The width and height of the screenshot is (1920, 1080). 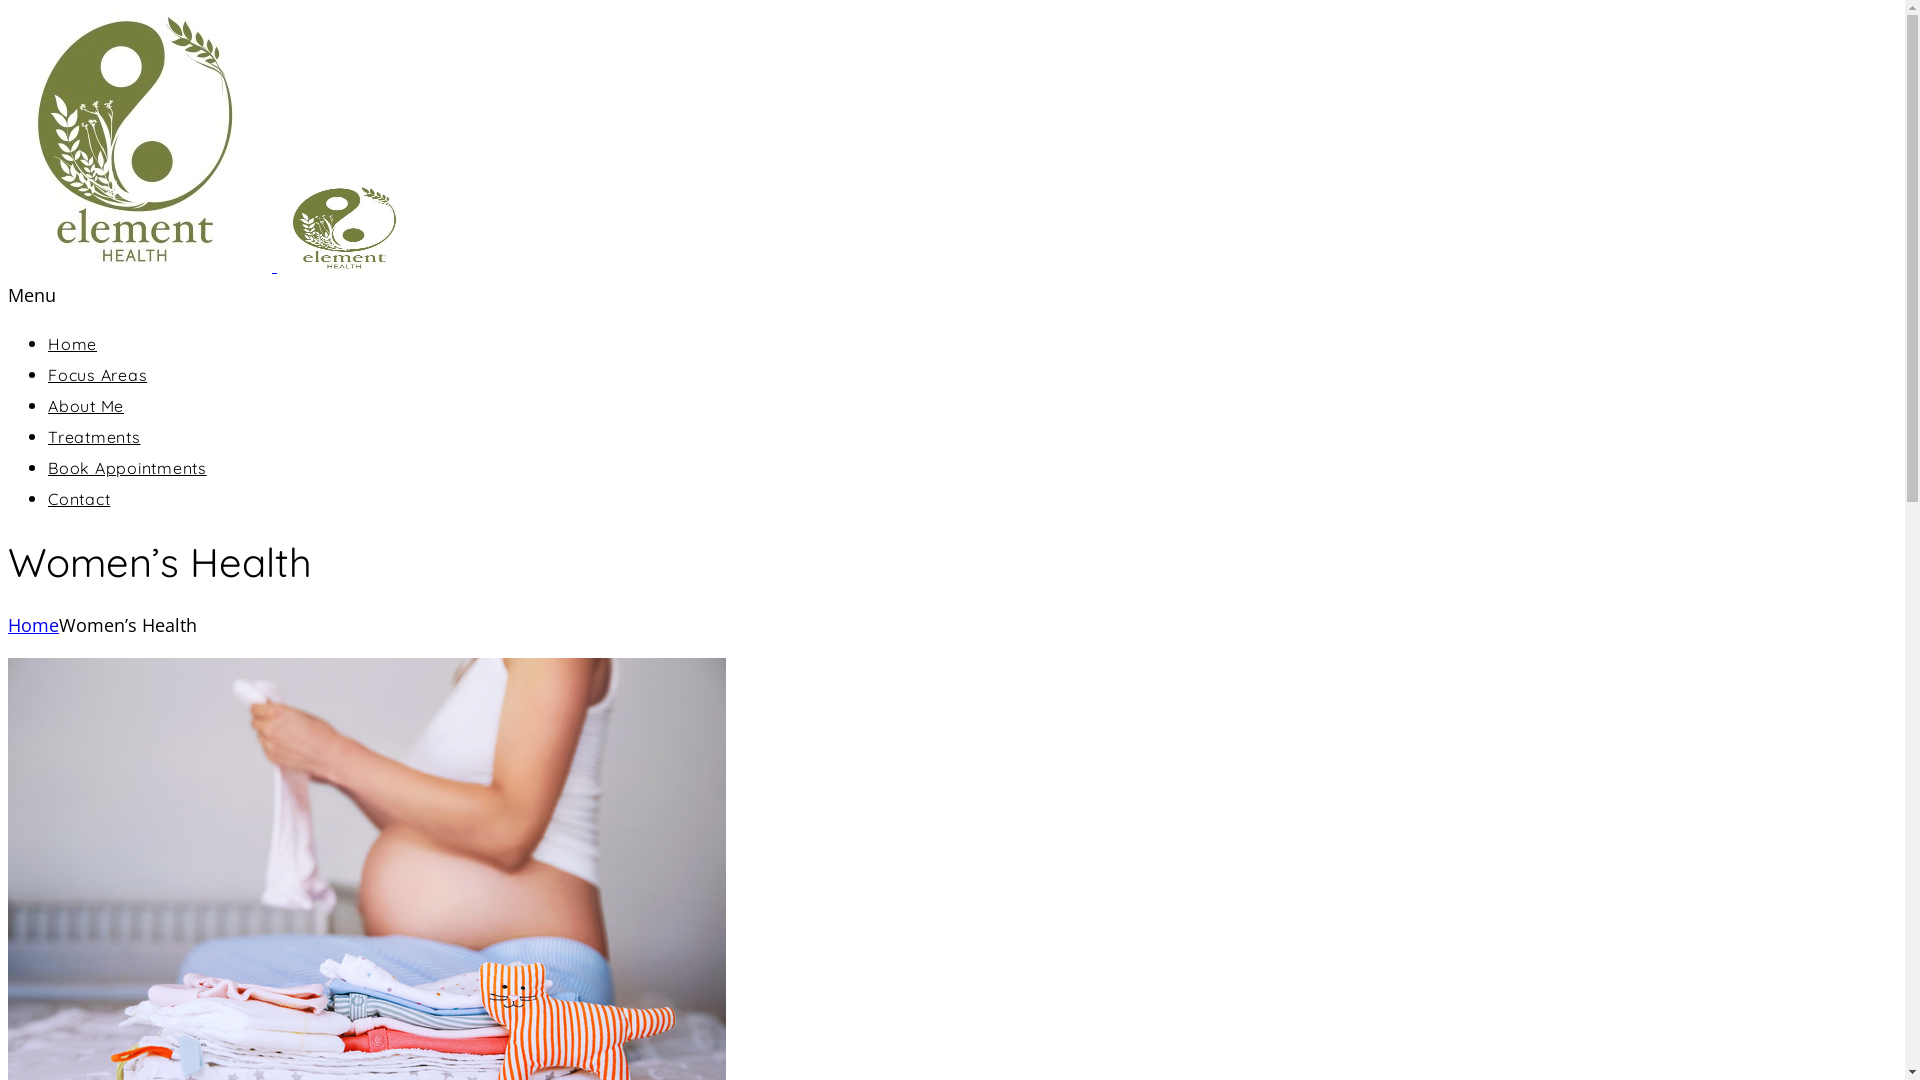 What do you see at coordinates (78, 497) in the screenshot?
I see `'Contact'` at bounding box center [78, 497].